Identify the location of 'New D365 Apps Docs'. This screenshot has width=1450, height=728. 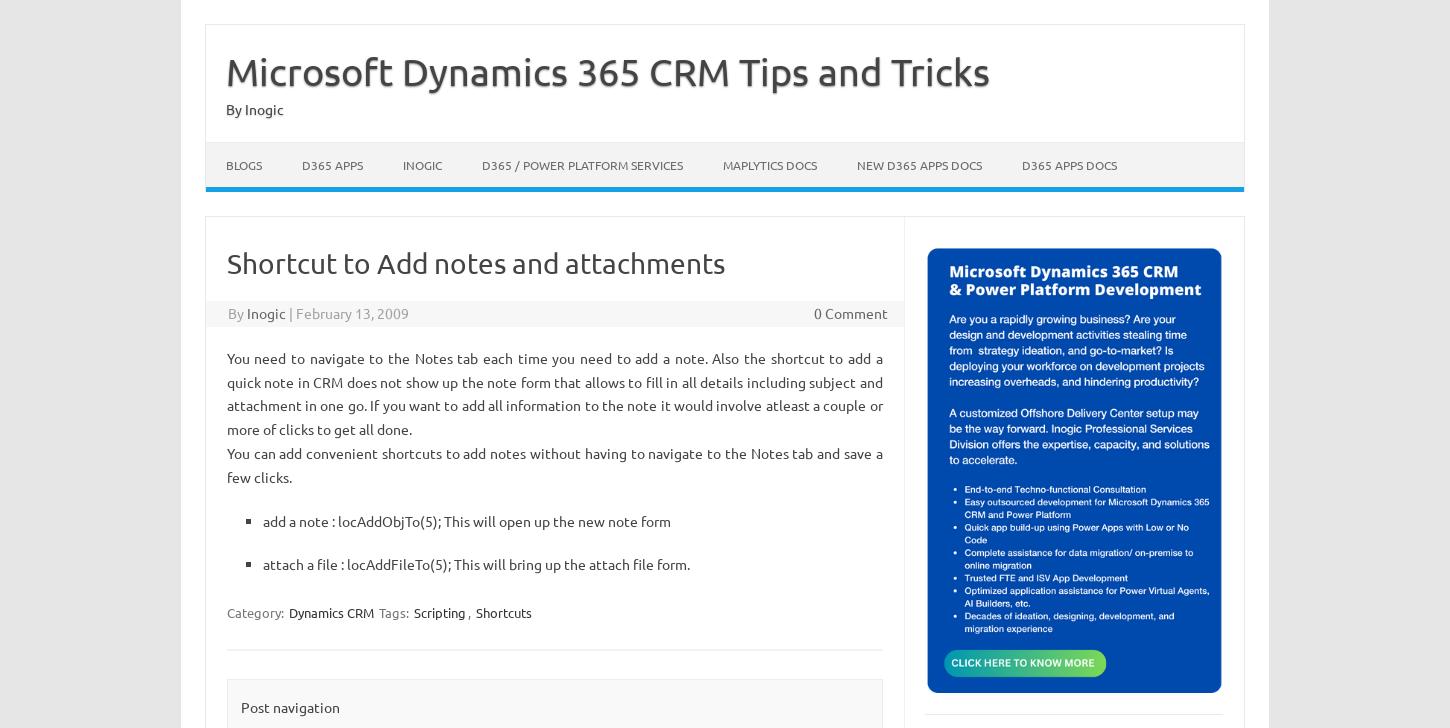
(918, 164).